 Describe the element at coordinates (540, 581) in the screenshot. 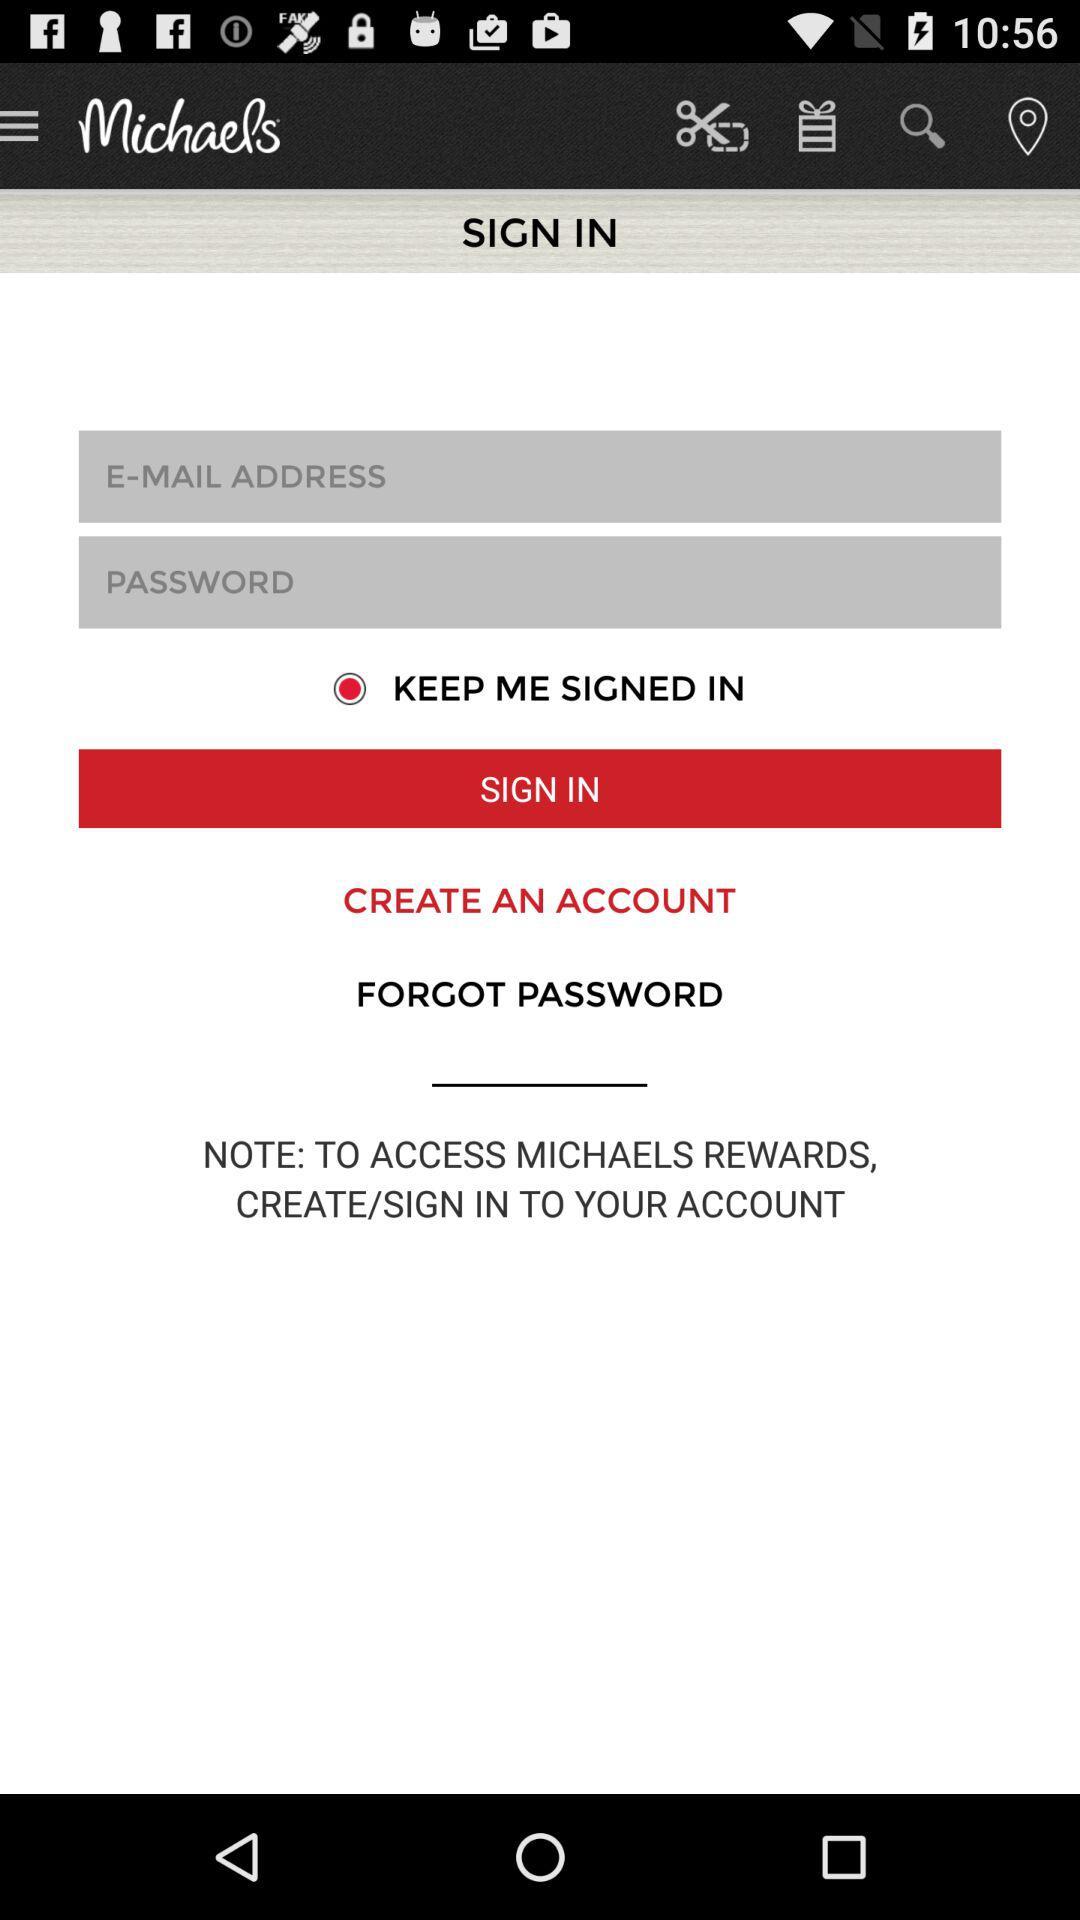

I see `password` at that location.